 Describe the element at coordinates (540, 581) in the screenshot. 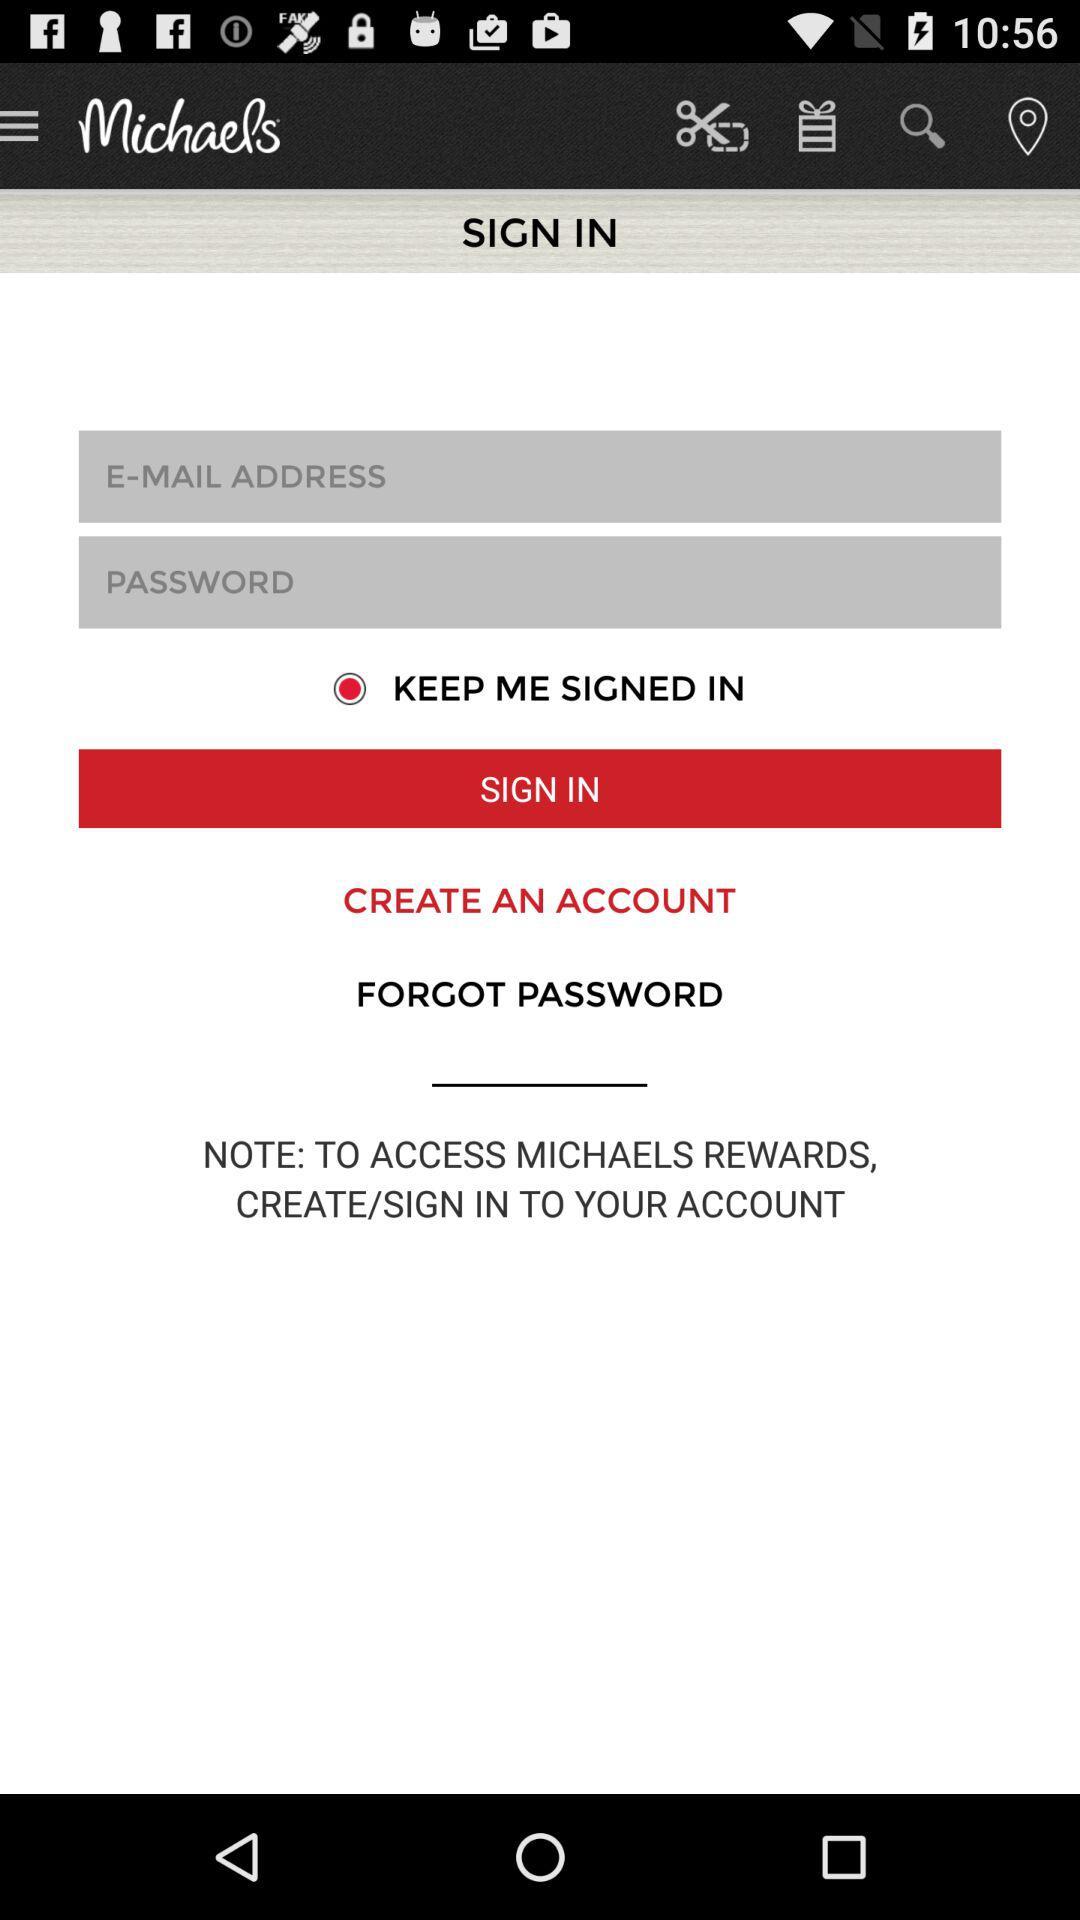

I see `password` at that location.